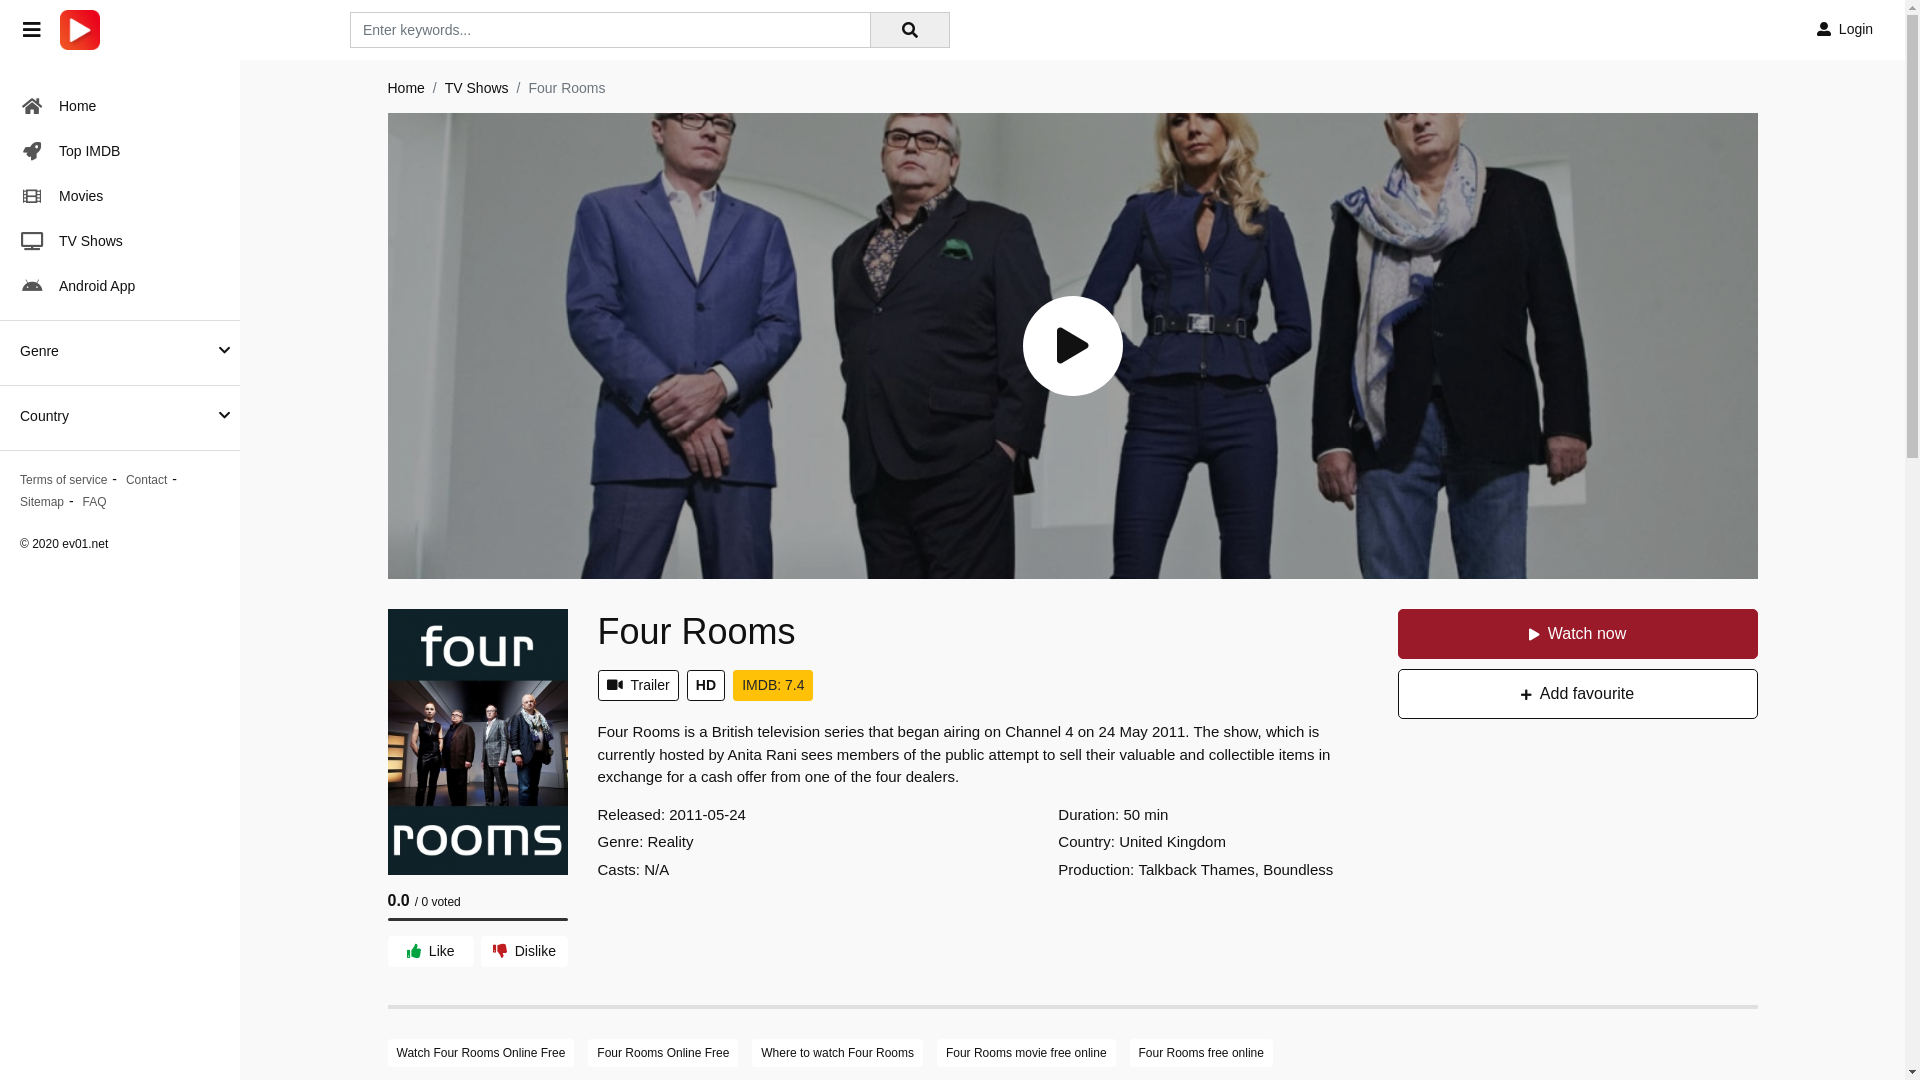 The height and width of the screenshot is (1080, 1920). I want to click on 'ev01.net', so click(80, 30).